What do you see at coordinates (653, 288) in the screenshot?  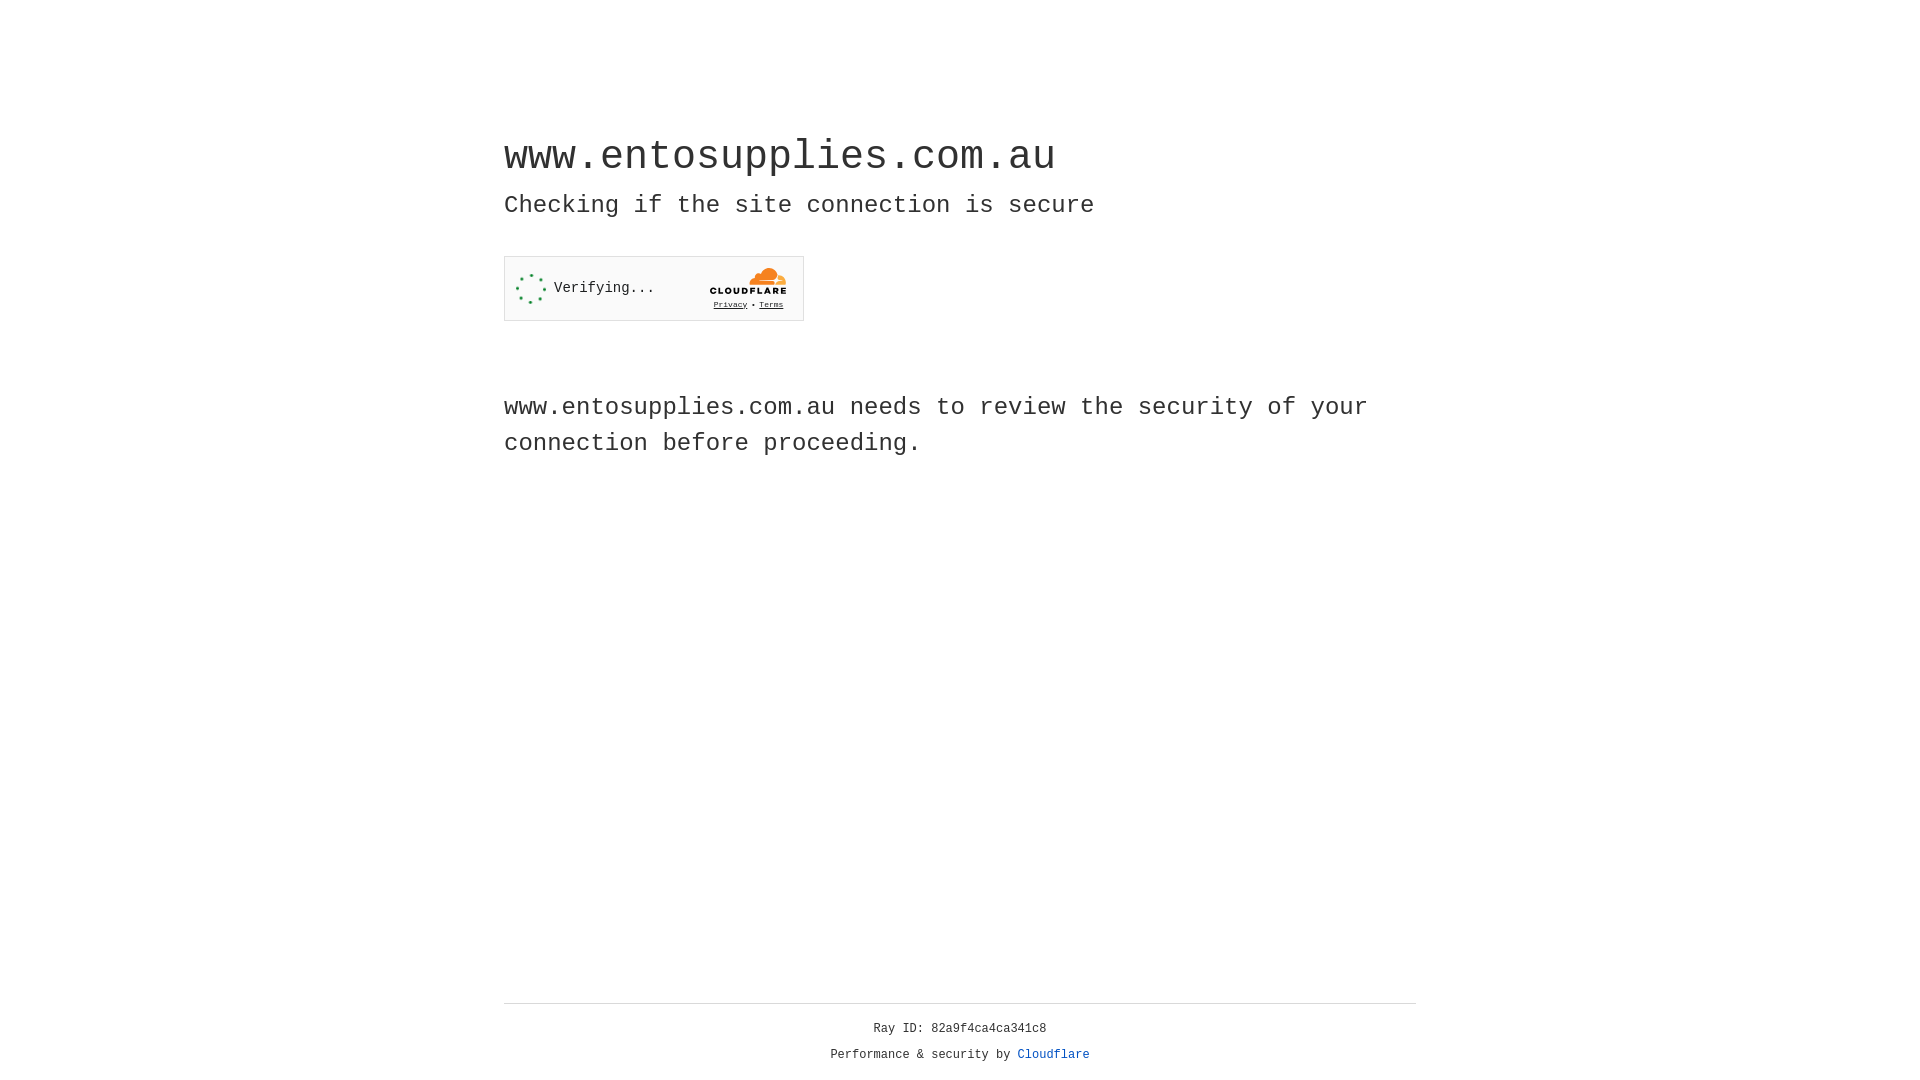 I see `'Widget containing a Cloudflare security challenge'` at bounding box center [653, 288].